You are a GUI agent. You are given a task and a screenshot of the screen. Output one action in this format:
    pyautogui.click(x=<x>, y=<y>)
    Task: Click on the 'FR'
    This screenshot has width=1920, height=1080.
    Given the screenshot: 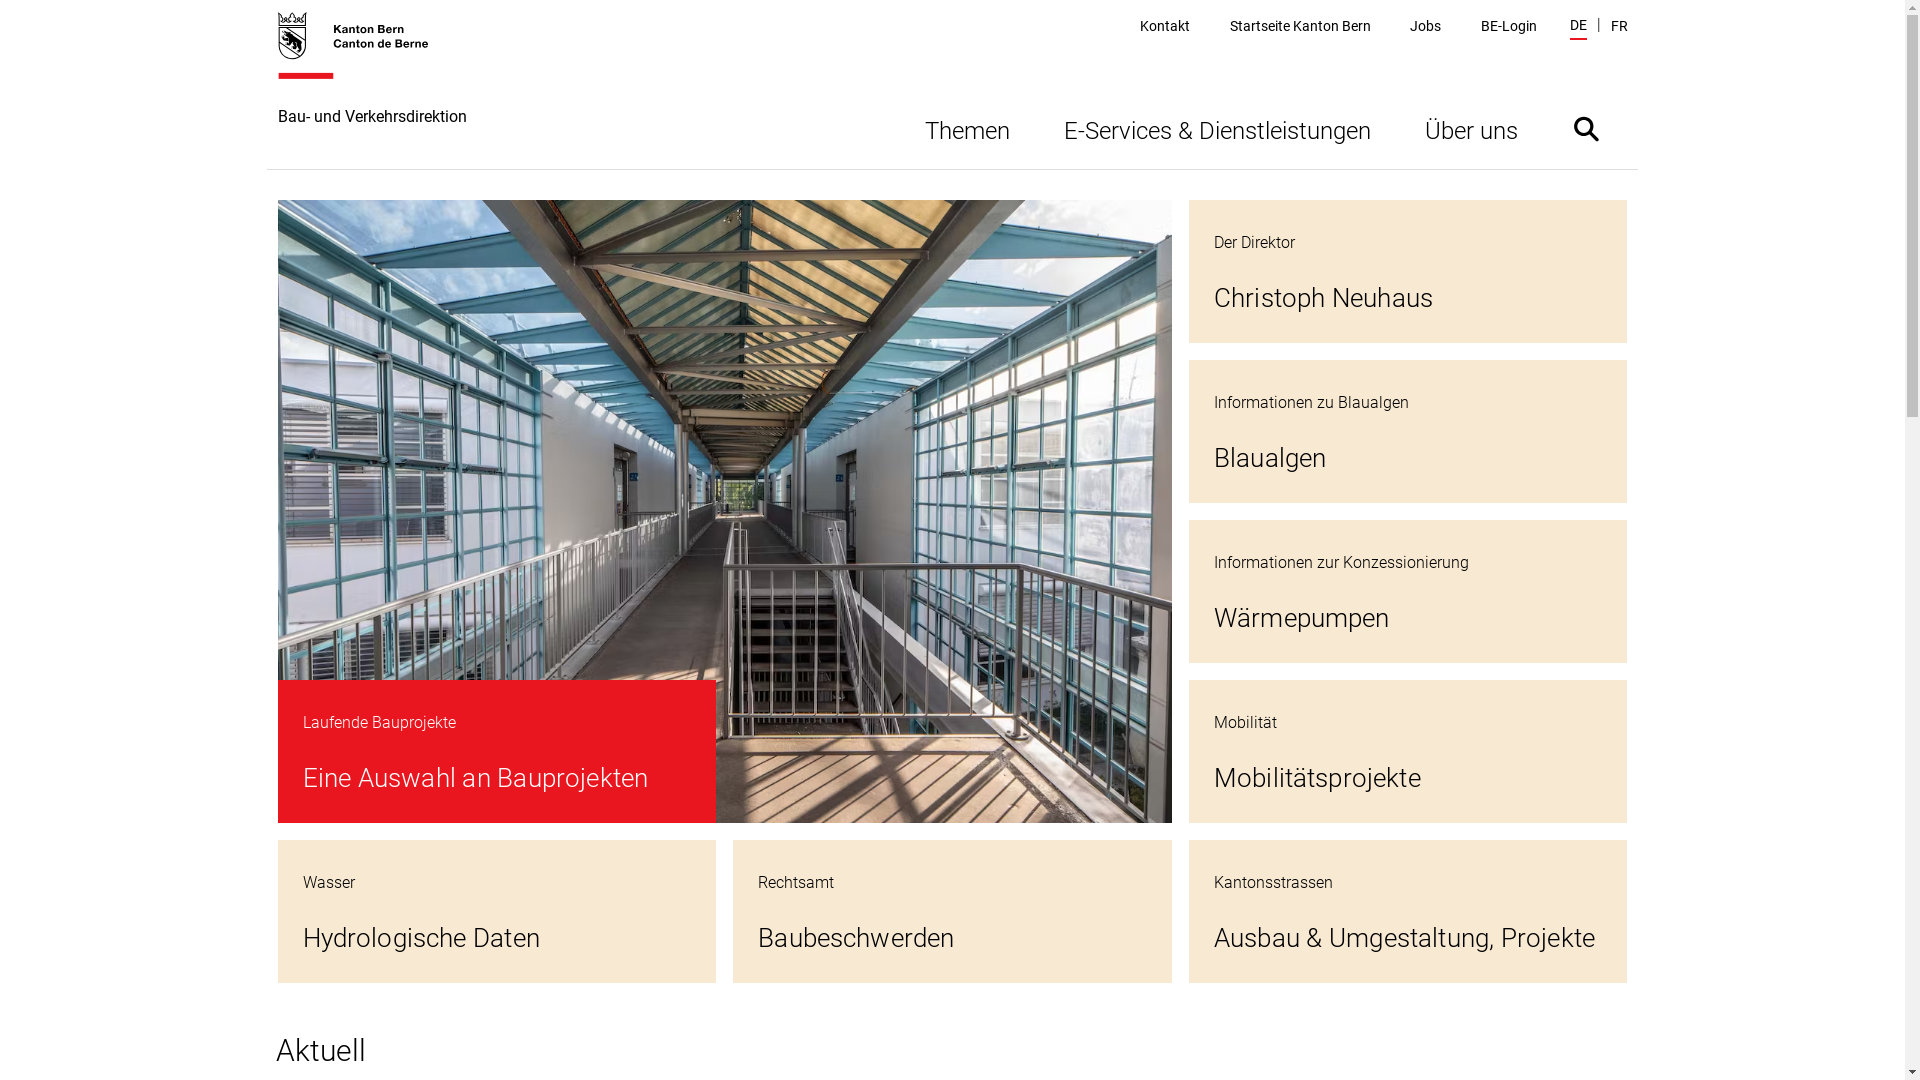 What is the action you would take?
    pyautogui.click(x=1618, y=26)
    